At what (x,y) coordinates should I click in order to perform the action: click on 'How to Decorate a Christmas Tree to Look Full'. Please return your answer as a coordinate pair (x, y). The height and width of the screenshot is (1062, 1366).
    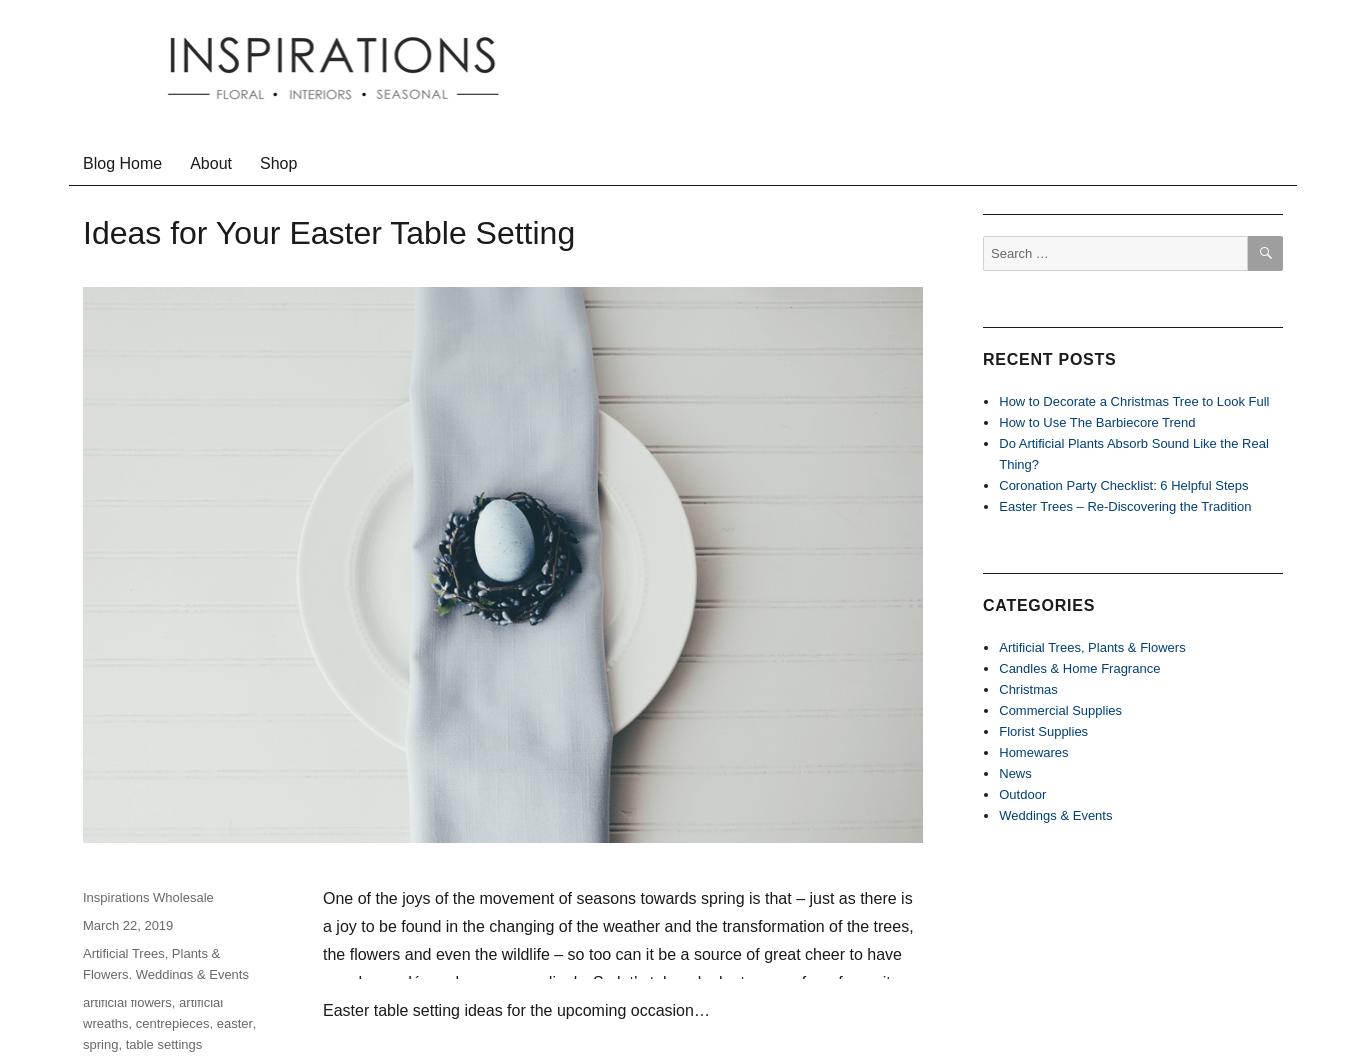
    Looking at the image, I should click on (998, 399).